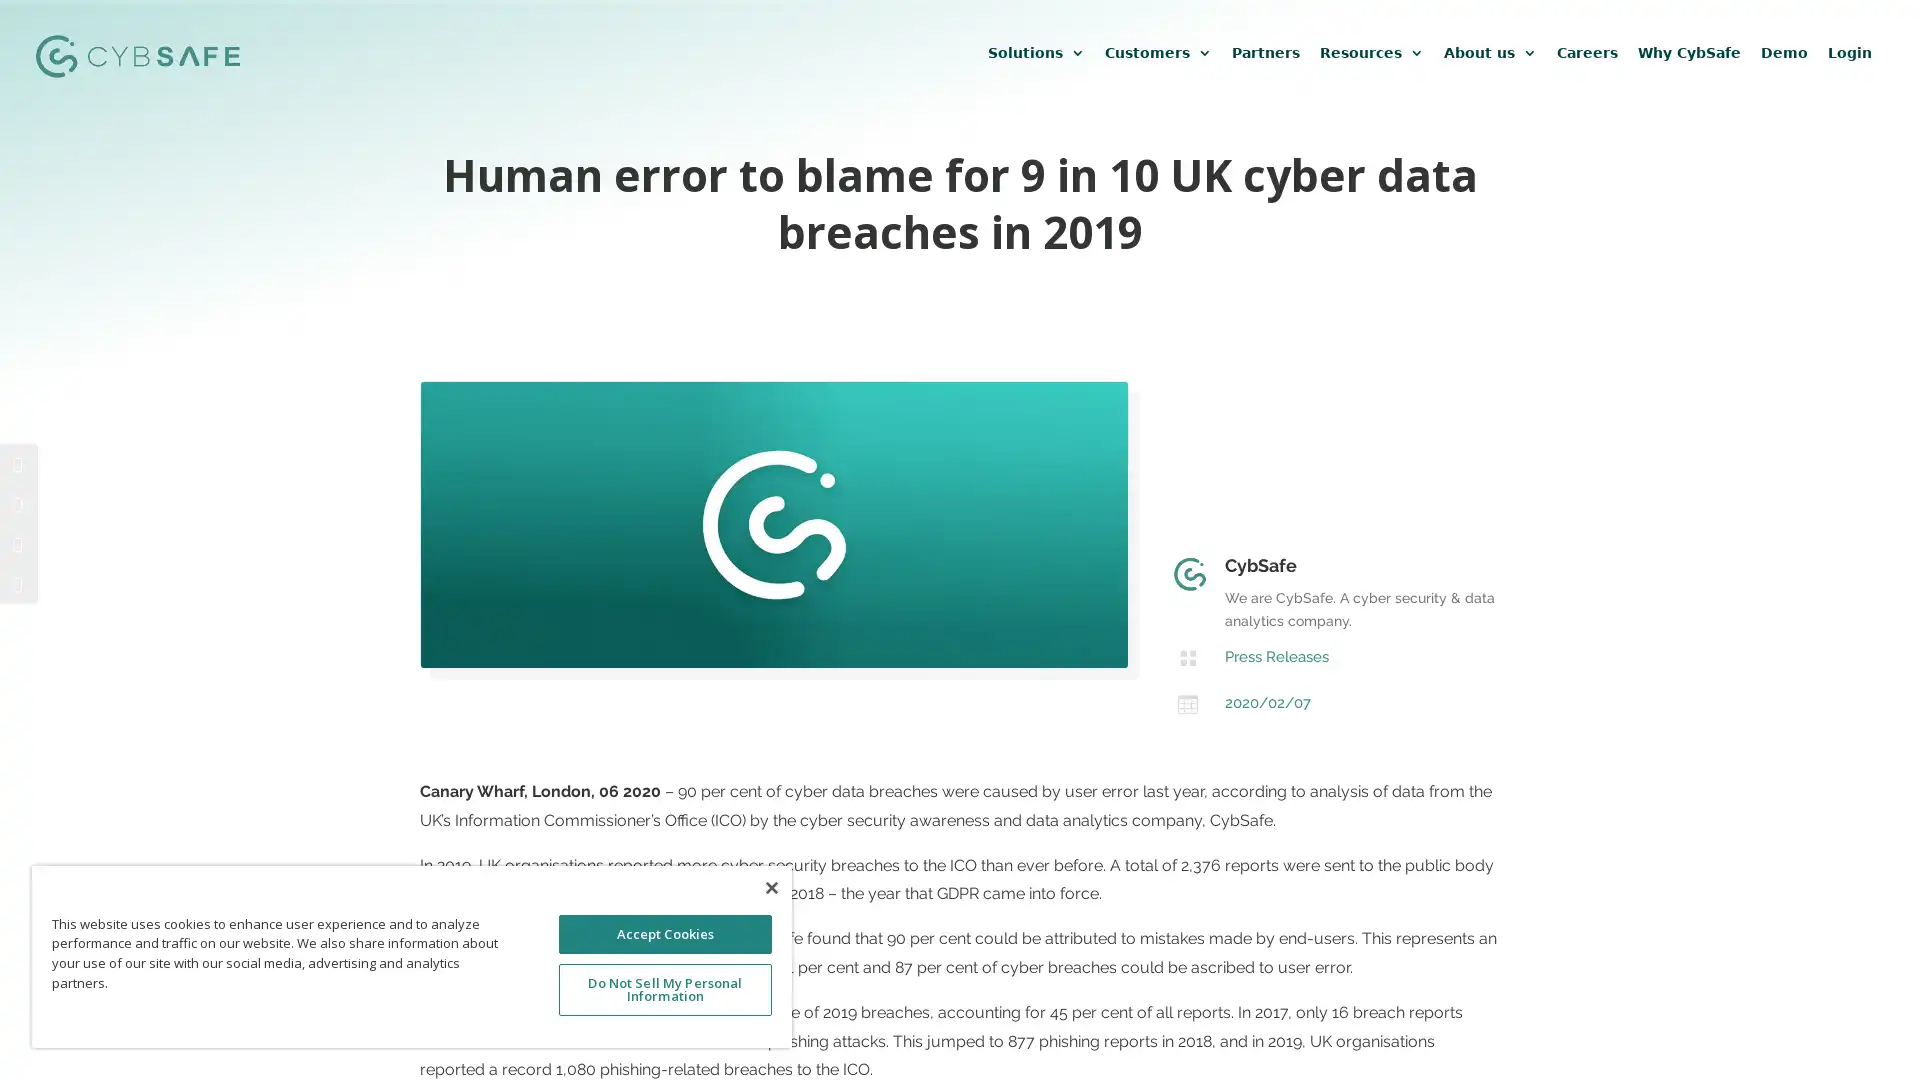 This screenshot has height=1080, width=1920. I want to click on Accept Cookies, so click(664, 933).